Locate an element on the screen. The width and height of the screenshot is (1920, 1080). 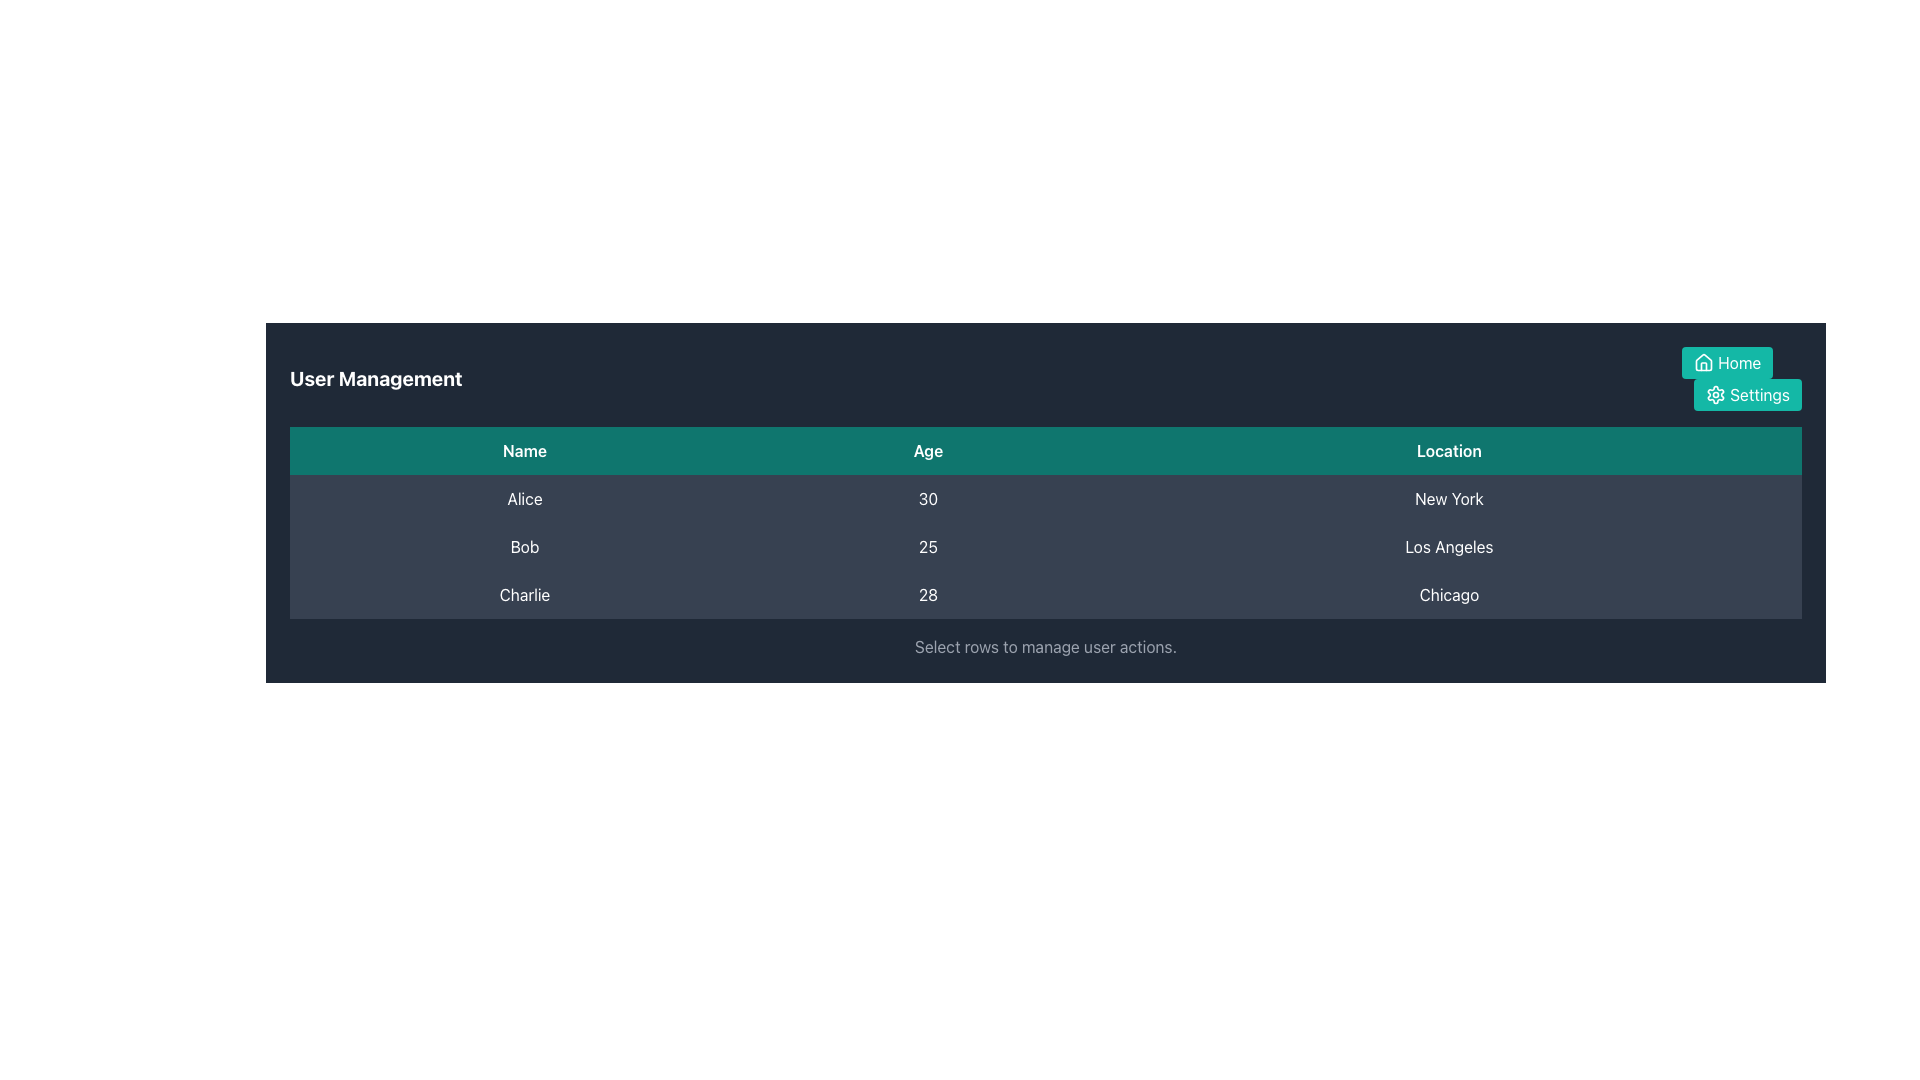
the text display element showing the name 'Alice' in the user management table, located in the first row under the 'Name' column is located at coordinates (524, 497).